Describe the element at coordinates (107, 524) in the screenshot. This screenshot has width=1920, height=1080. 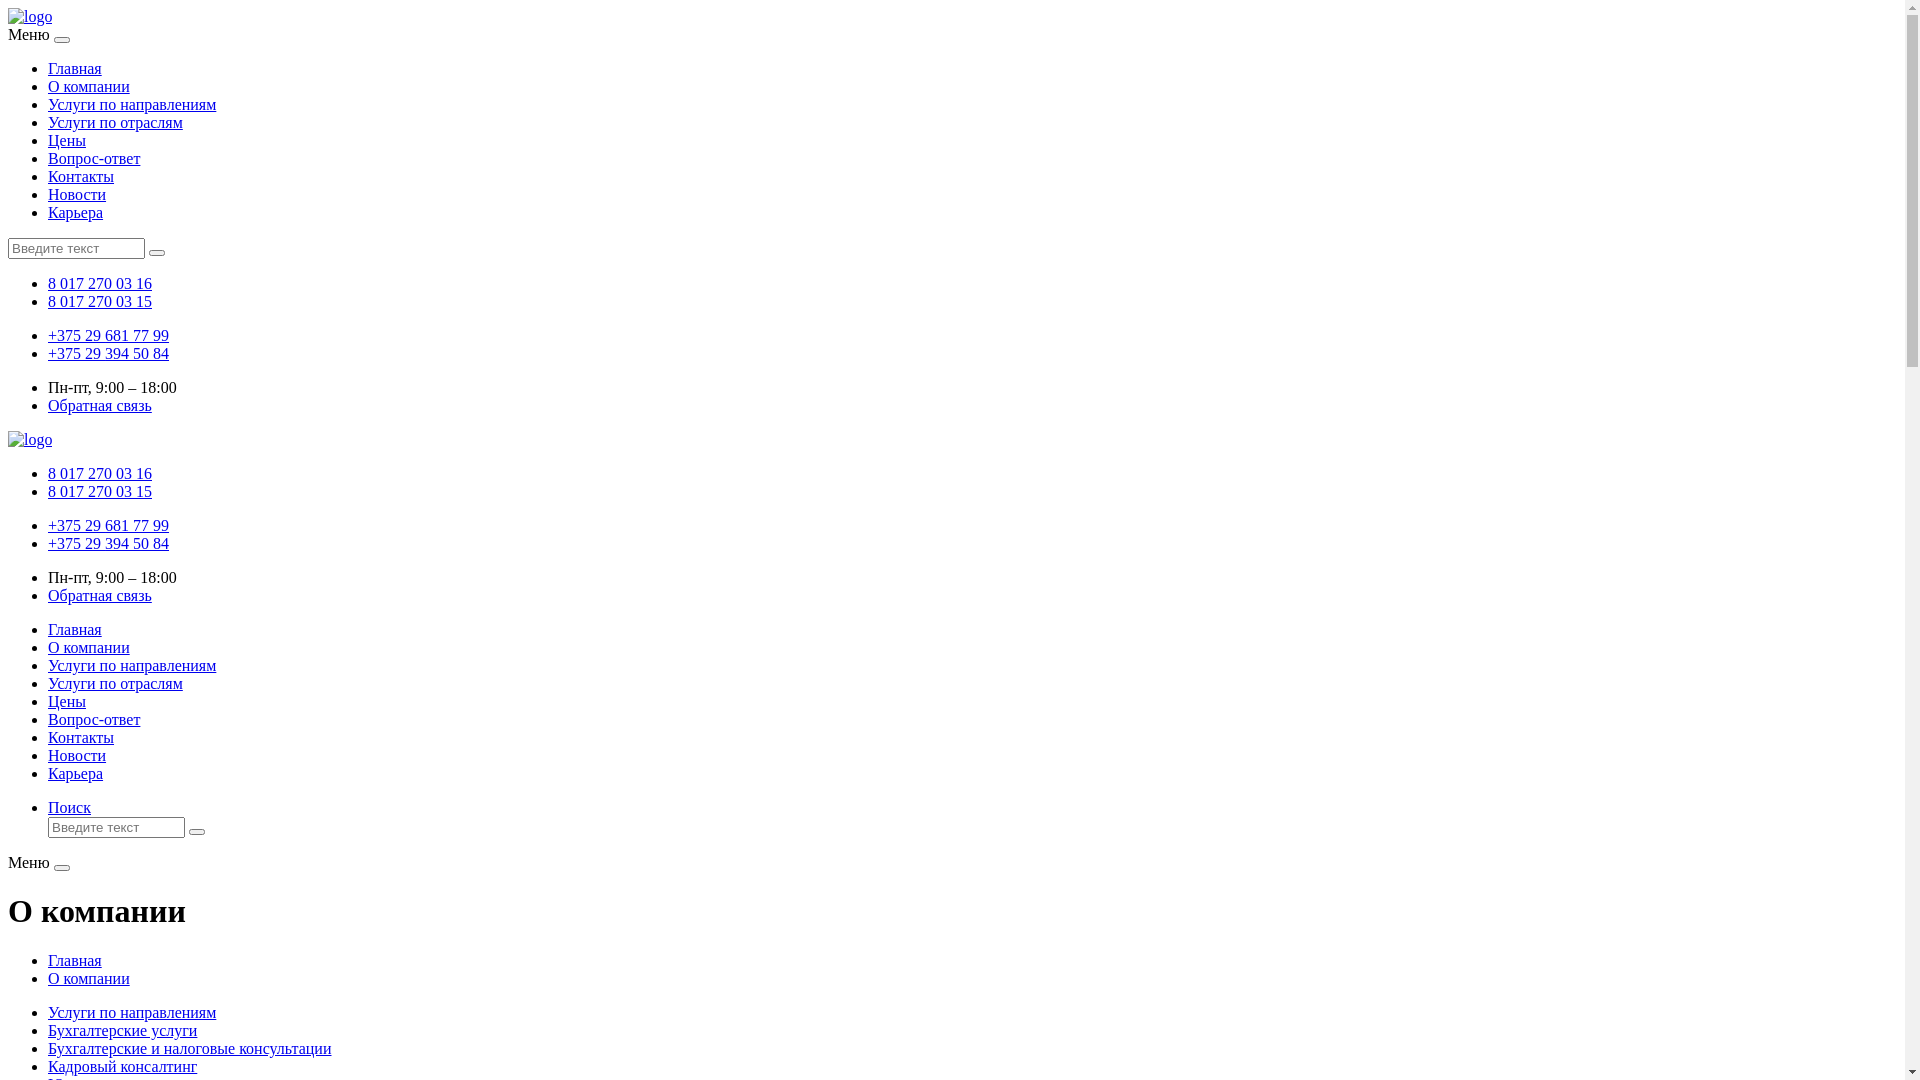
I see `'+375 29 681 77 99'` at that location.